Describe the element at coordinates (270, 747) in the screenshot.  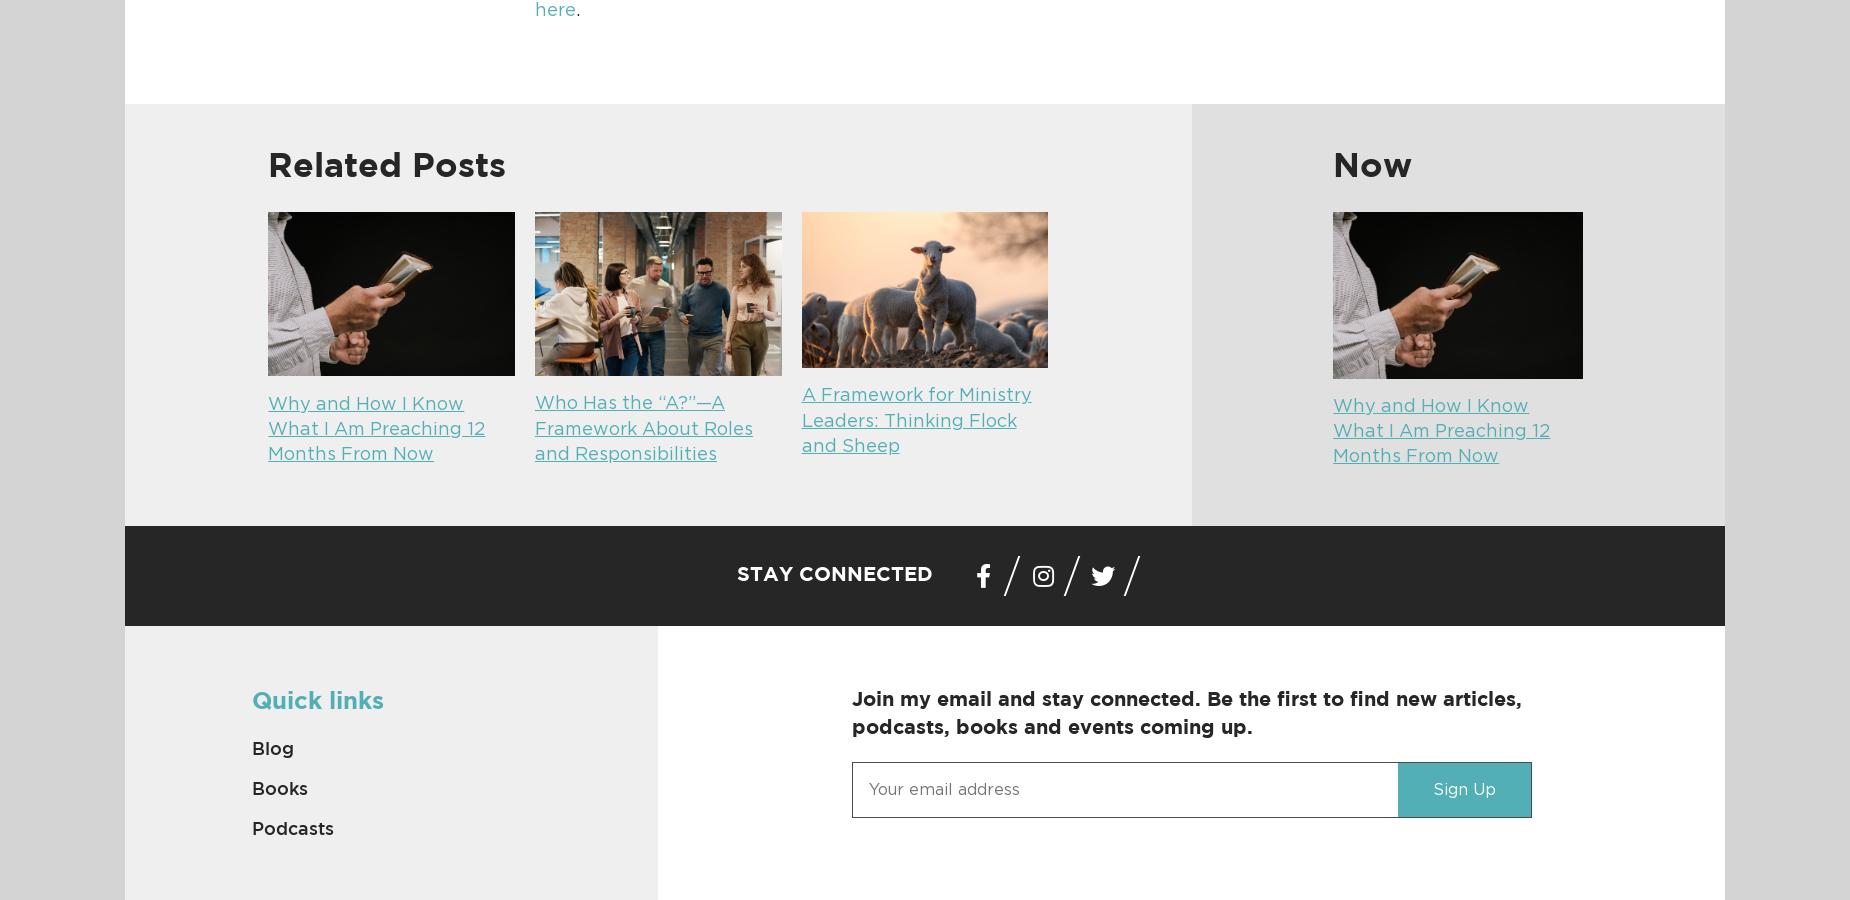
I see `'Blog'` at that location.